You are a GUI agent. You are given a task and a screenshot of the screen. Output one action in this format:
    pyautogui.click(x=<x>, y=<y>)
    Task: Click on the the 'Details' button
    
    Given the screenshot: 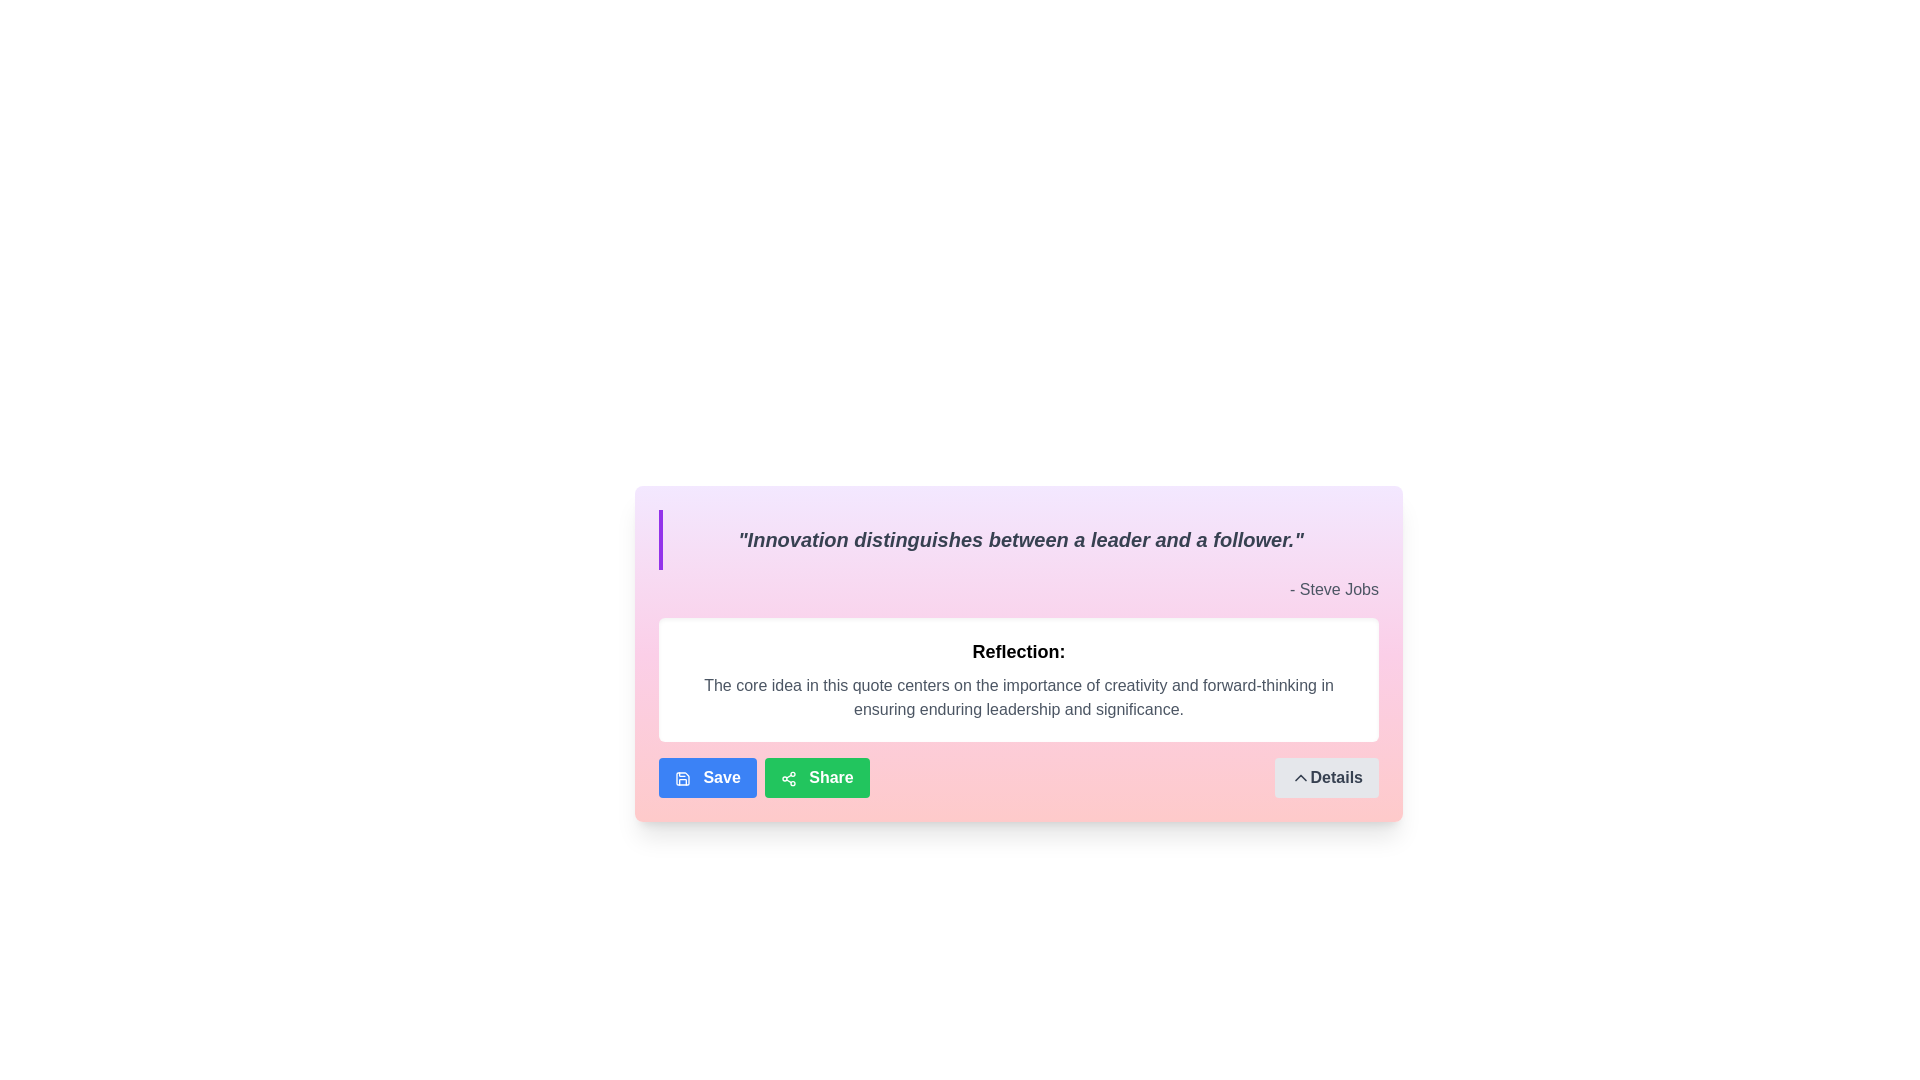 What is the action you would take?
    pyautogui.click(x=1326, y=777)
    